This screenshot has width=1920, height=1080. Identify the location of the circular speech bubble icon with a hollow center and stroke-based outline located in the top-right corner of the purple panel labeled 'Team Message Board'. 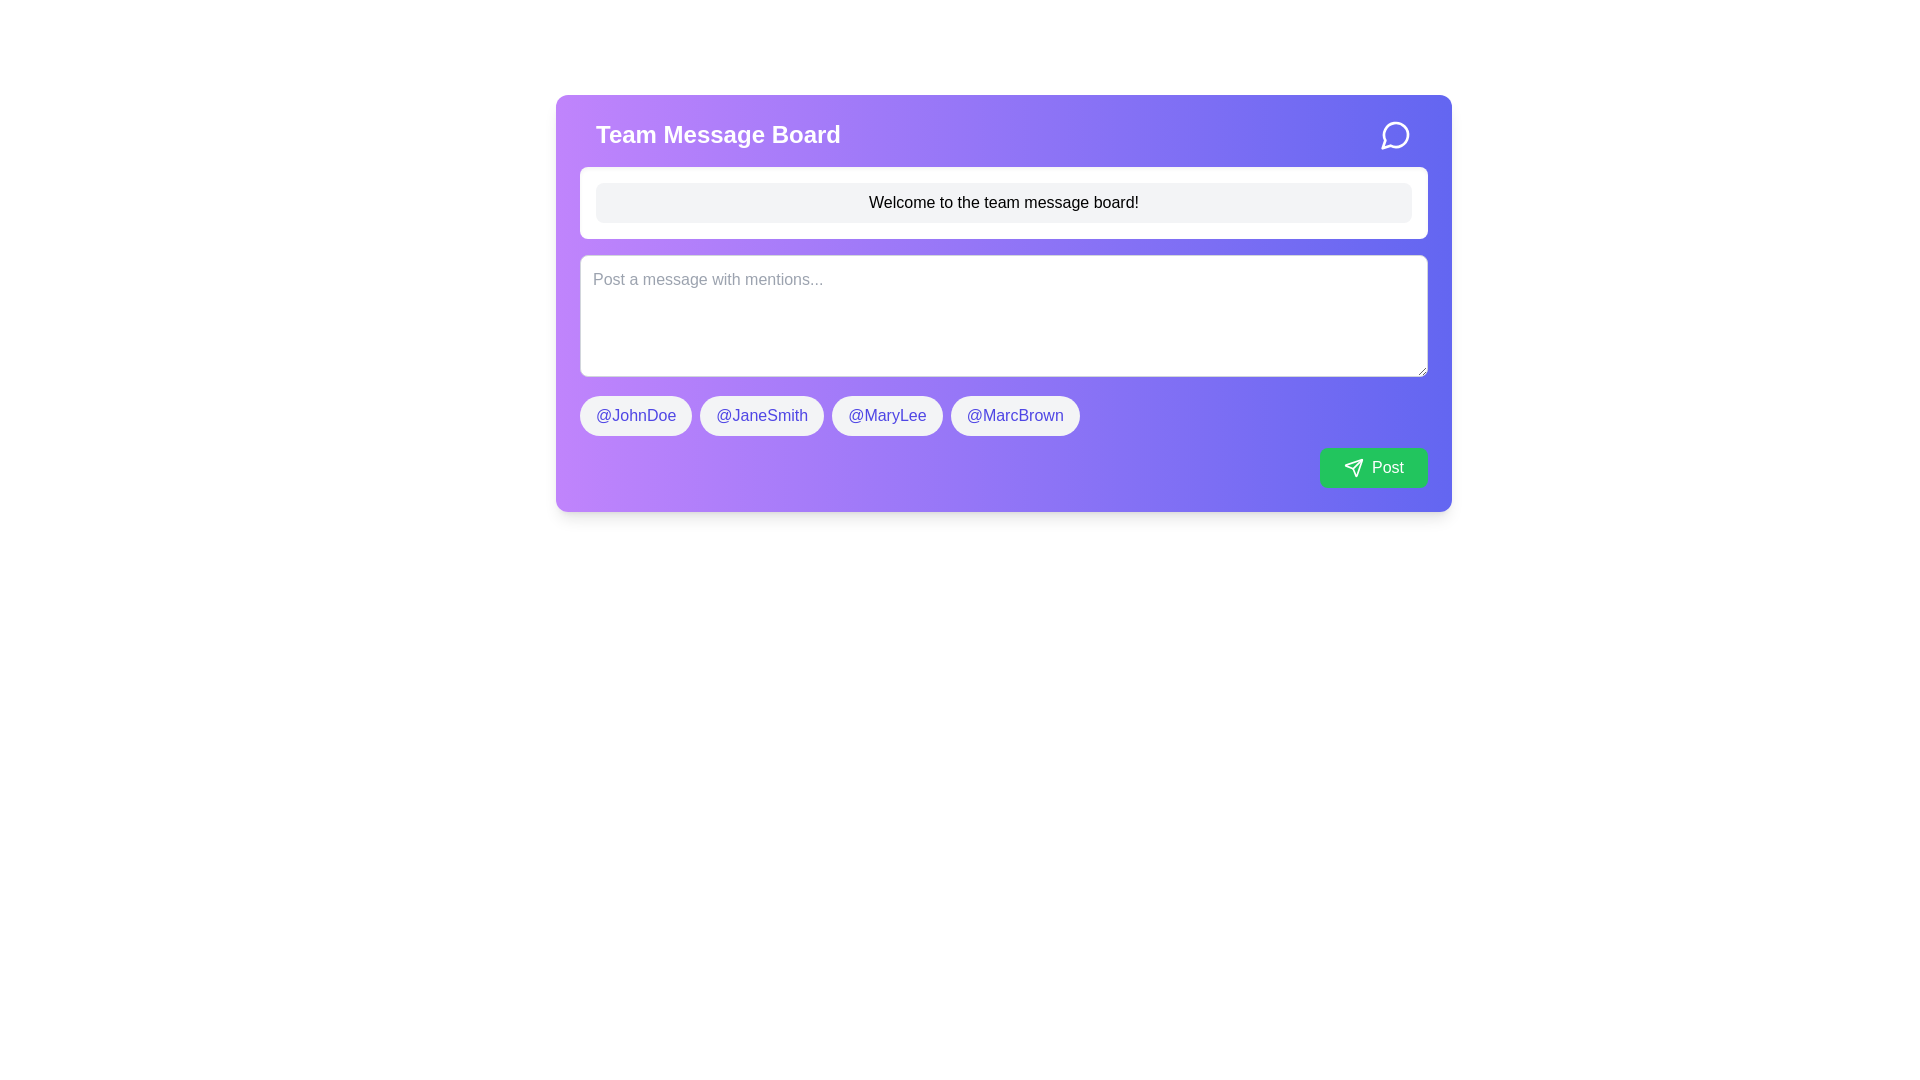
(1394, 135).